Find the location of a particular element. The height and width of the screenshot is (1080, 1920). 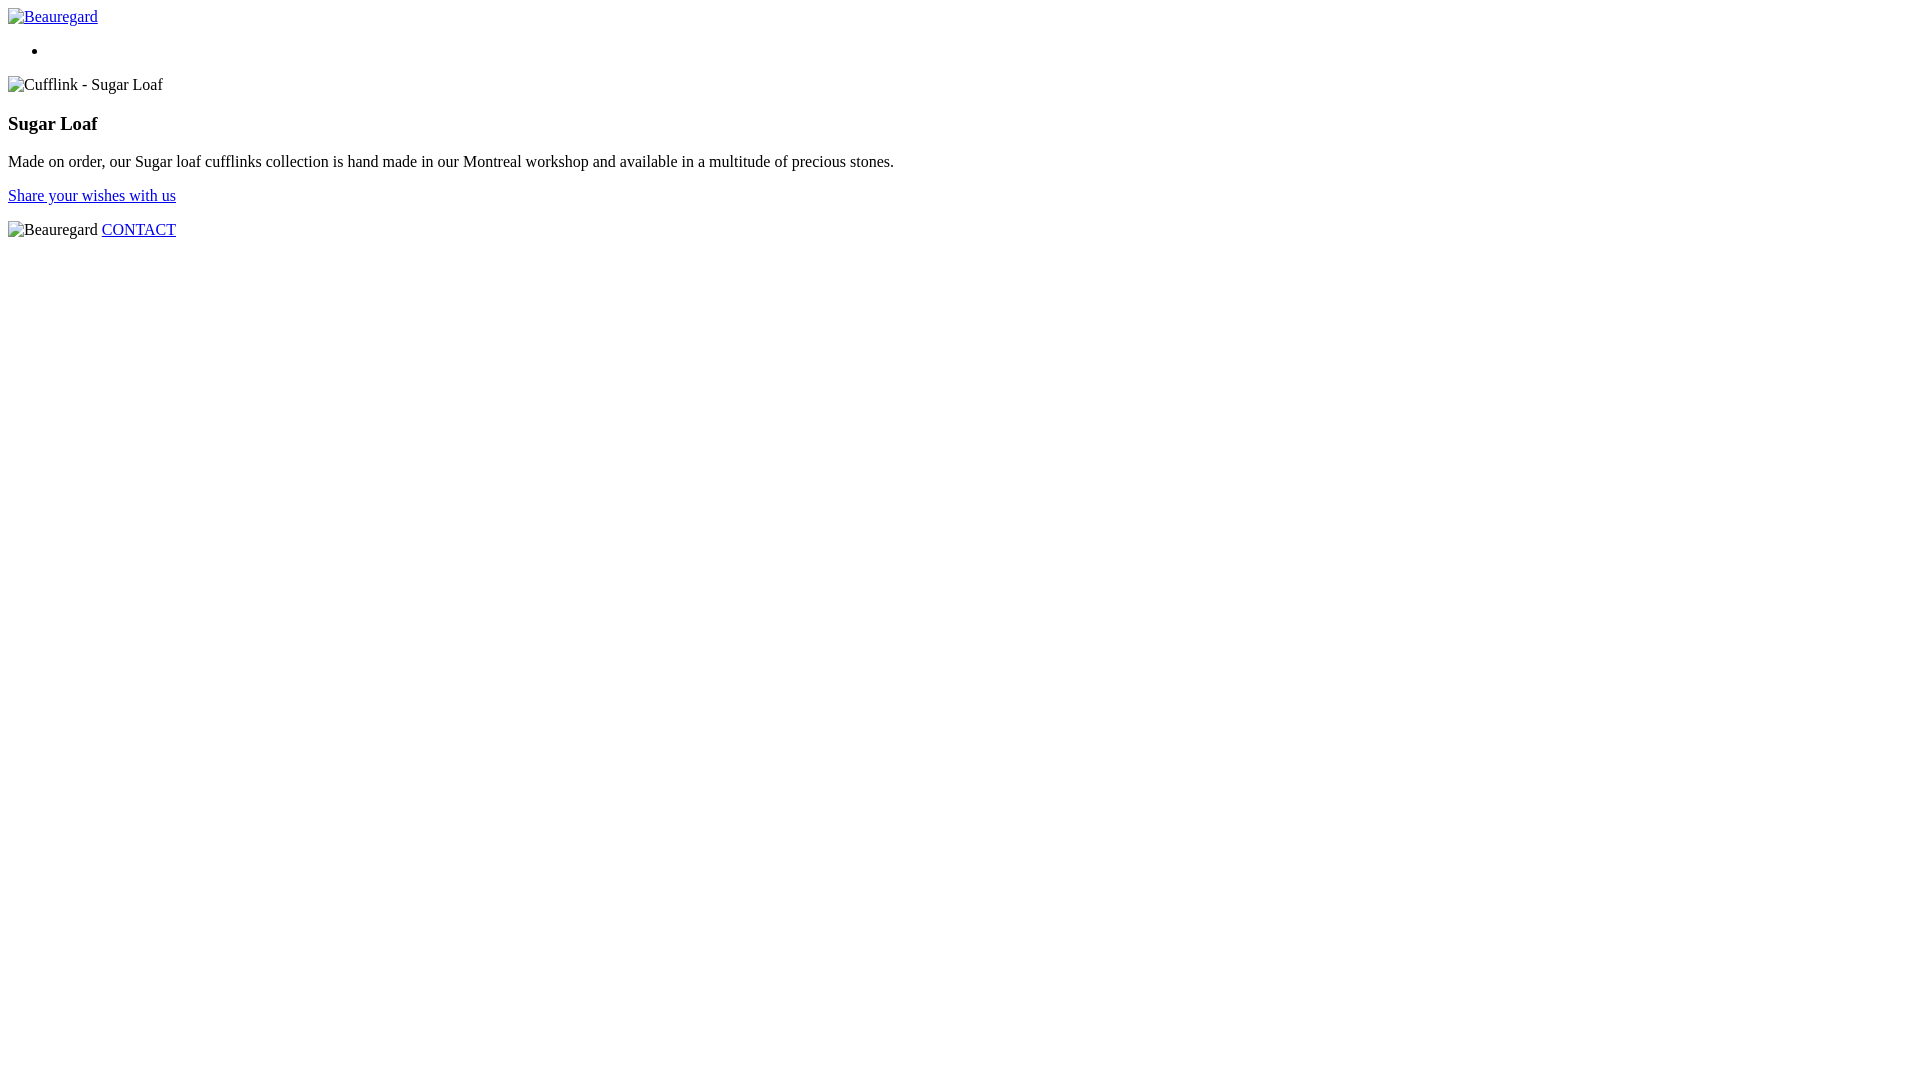

'CONTACT' is located at coordinates (100, 228).